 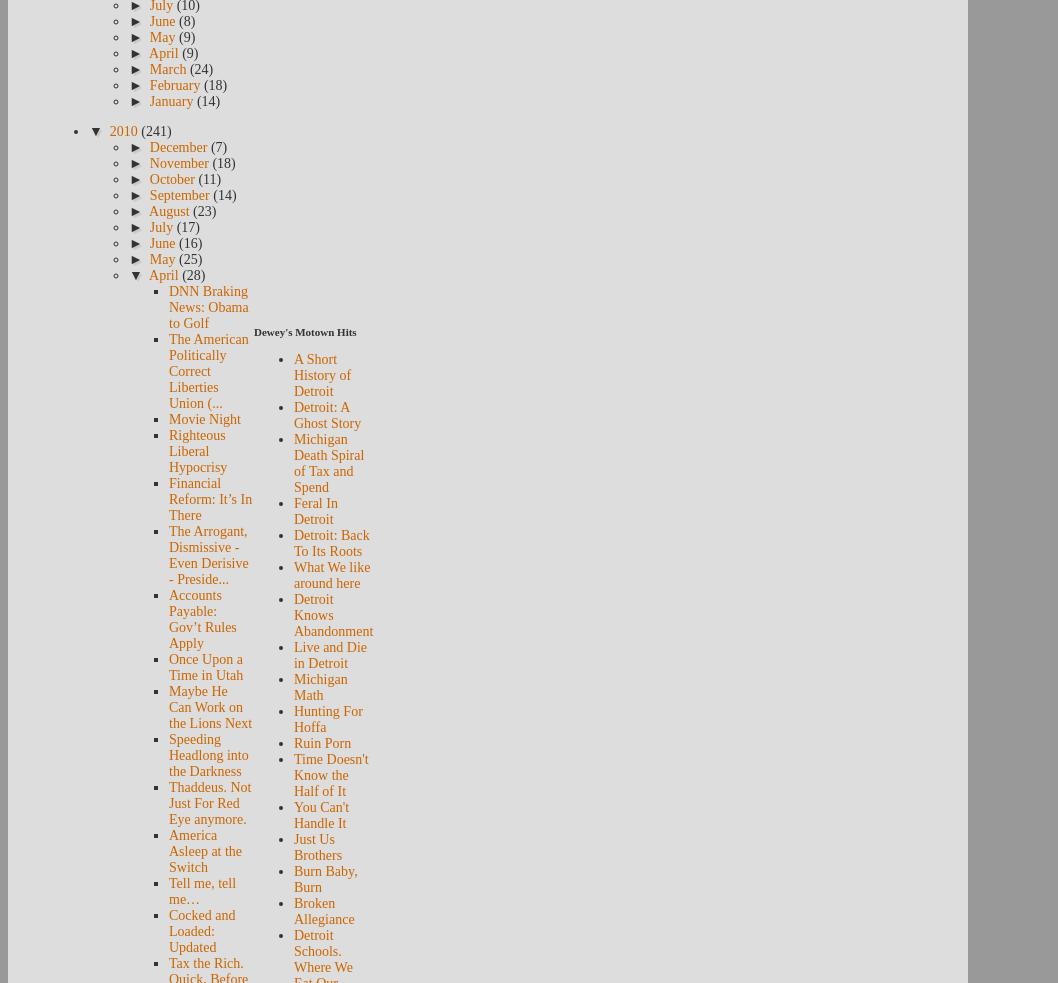 What do you see at coordinates (201, 931) in the screenshot?
I see `'Cocked and Loaded: Updated'` at bounding box center [201, 931].